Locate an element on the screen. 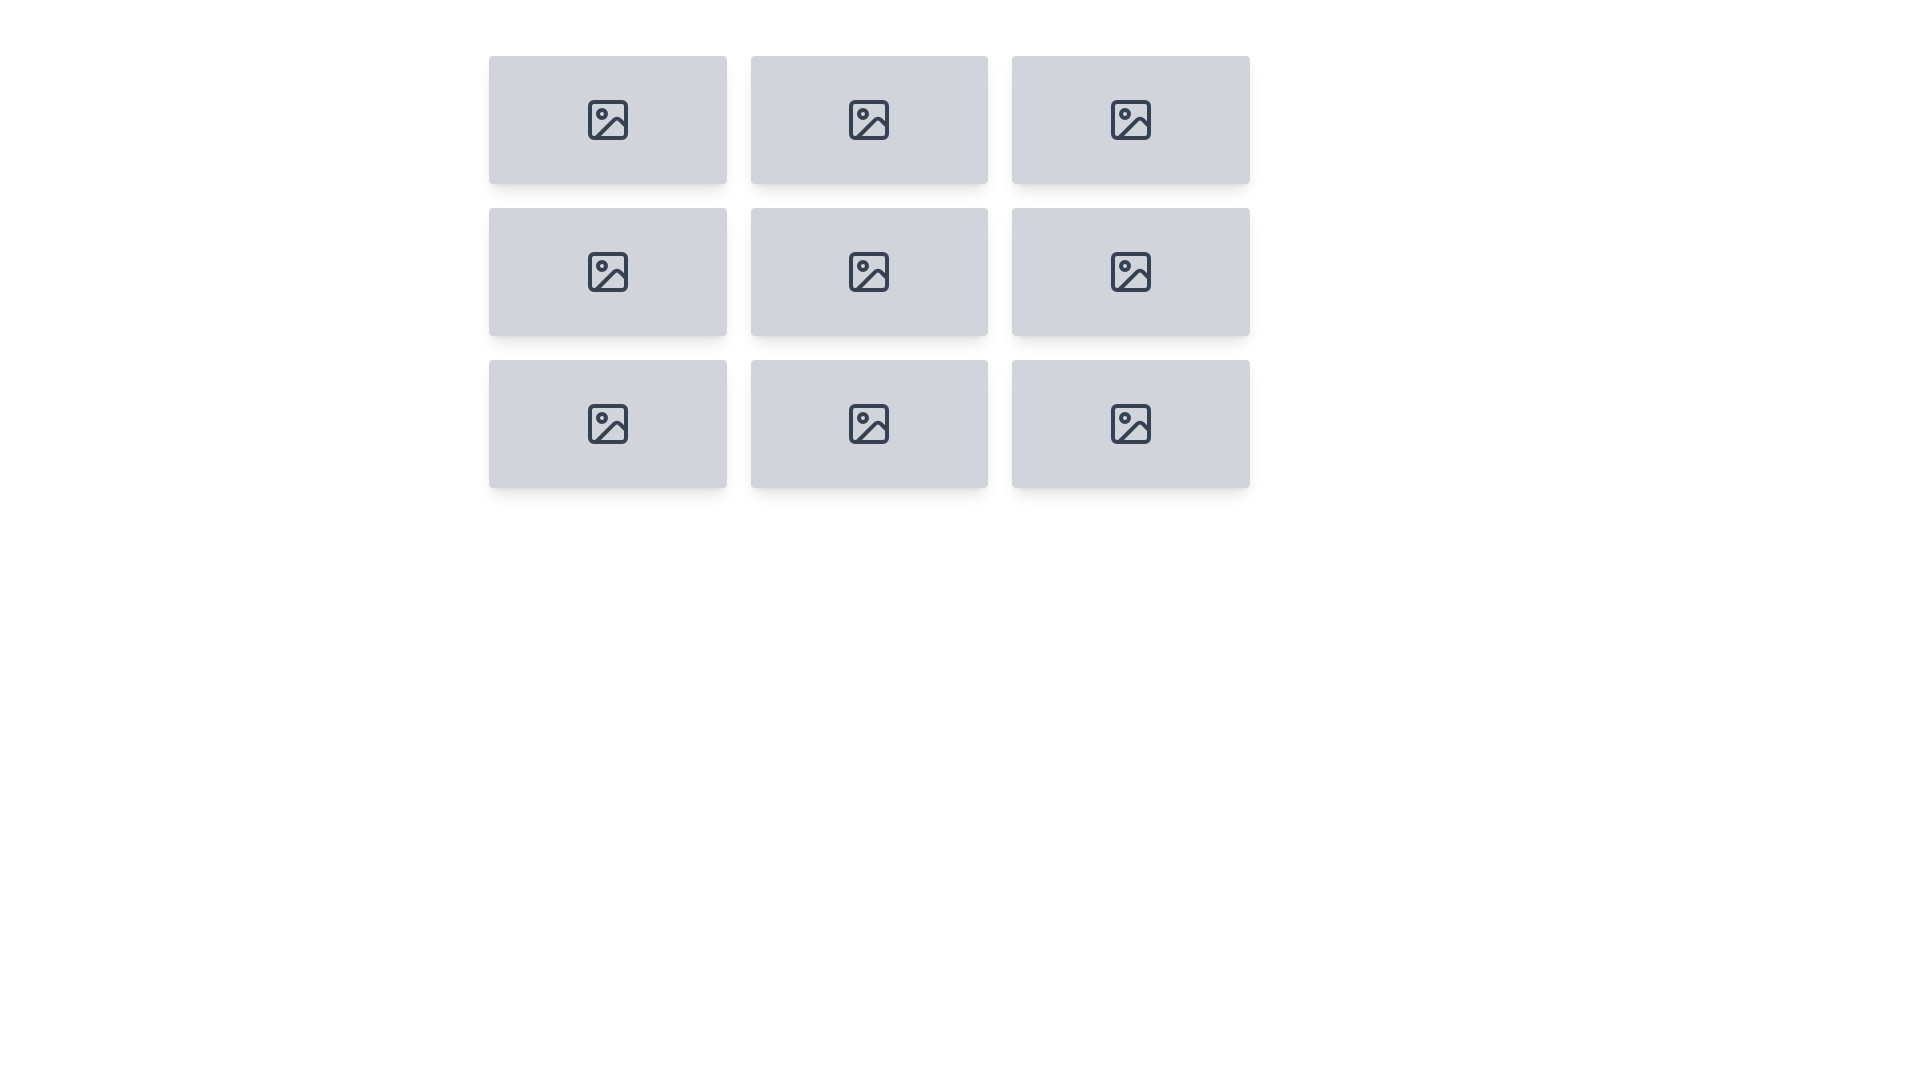 Image resolution: width=1920 pixels, height=1080 pixels. text displayed in the primary title of the hover overlay located at the bottom of the central image in the 3x3 grid layout is located at coordinates (869, 273).